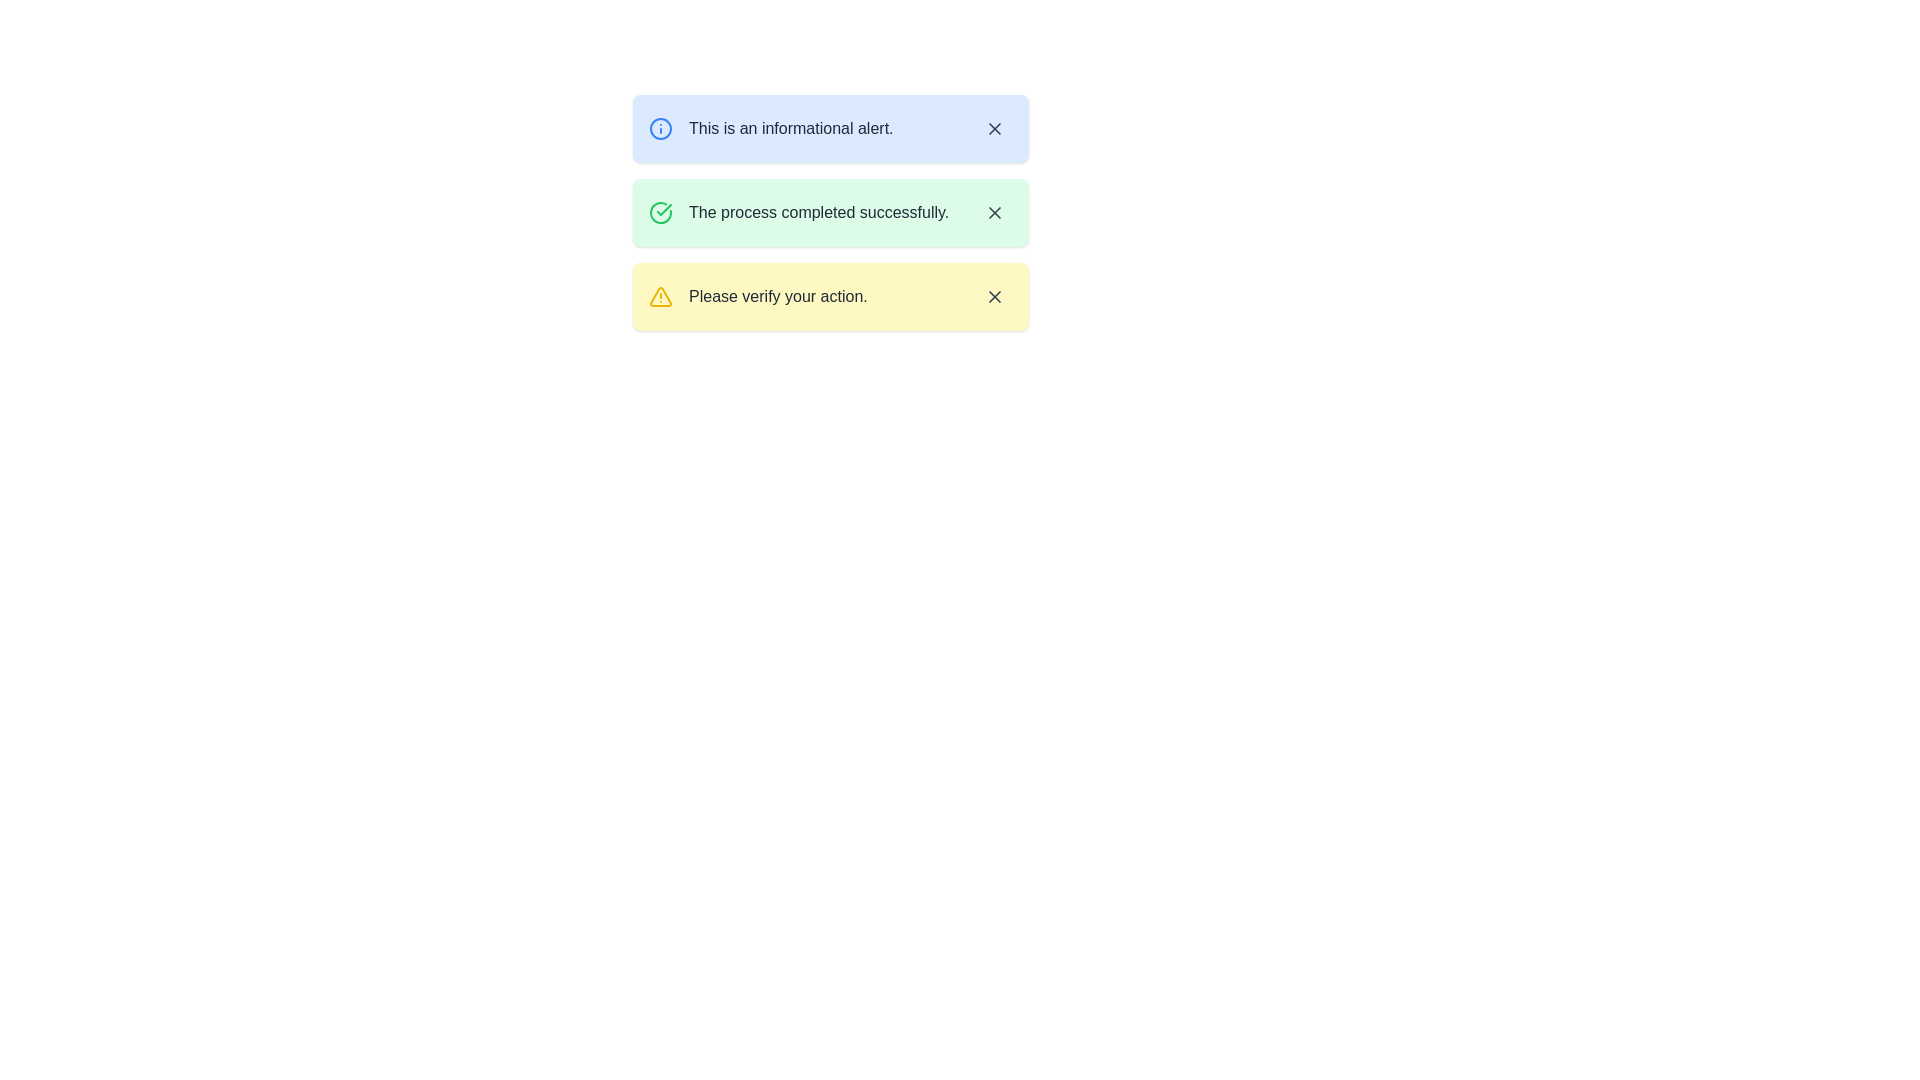  Describe the element at coordinates (994, 212) in the screenshot. I see `the dismiss icon resembling a diagonal cross located in the green notification box stating 'The process completed successfully.'` at that location.